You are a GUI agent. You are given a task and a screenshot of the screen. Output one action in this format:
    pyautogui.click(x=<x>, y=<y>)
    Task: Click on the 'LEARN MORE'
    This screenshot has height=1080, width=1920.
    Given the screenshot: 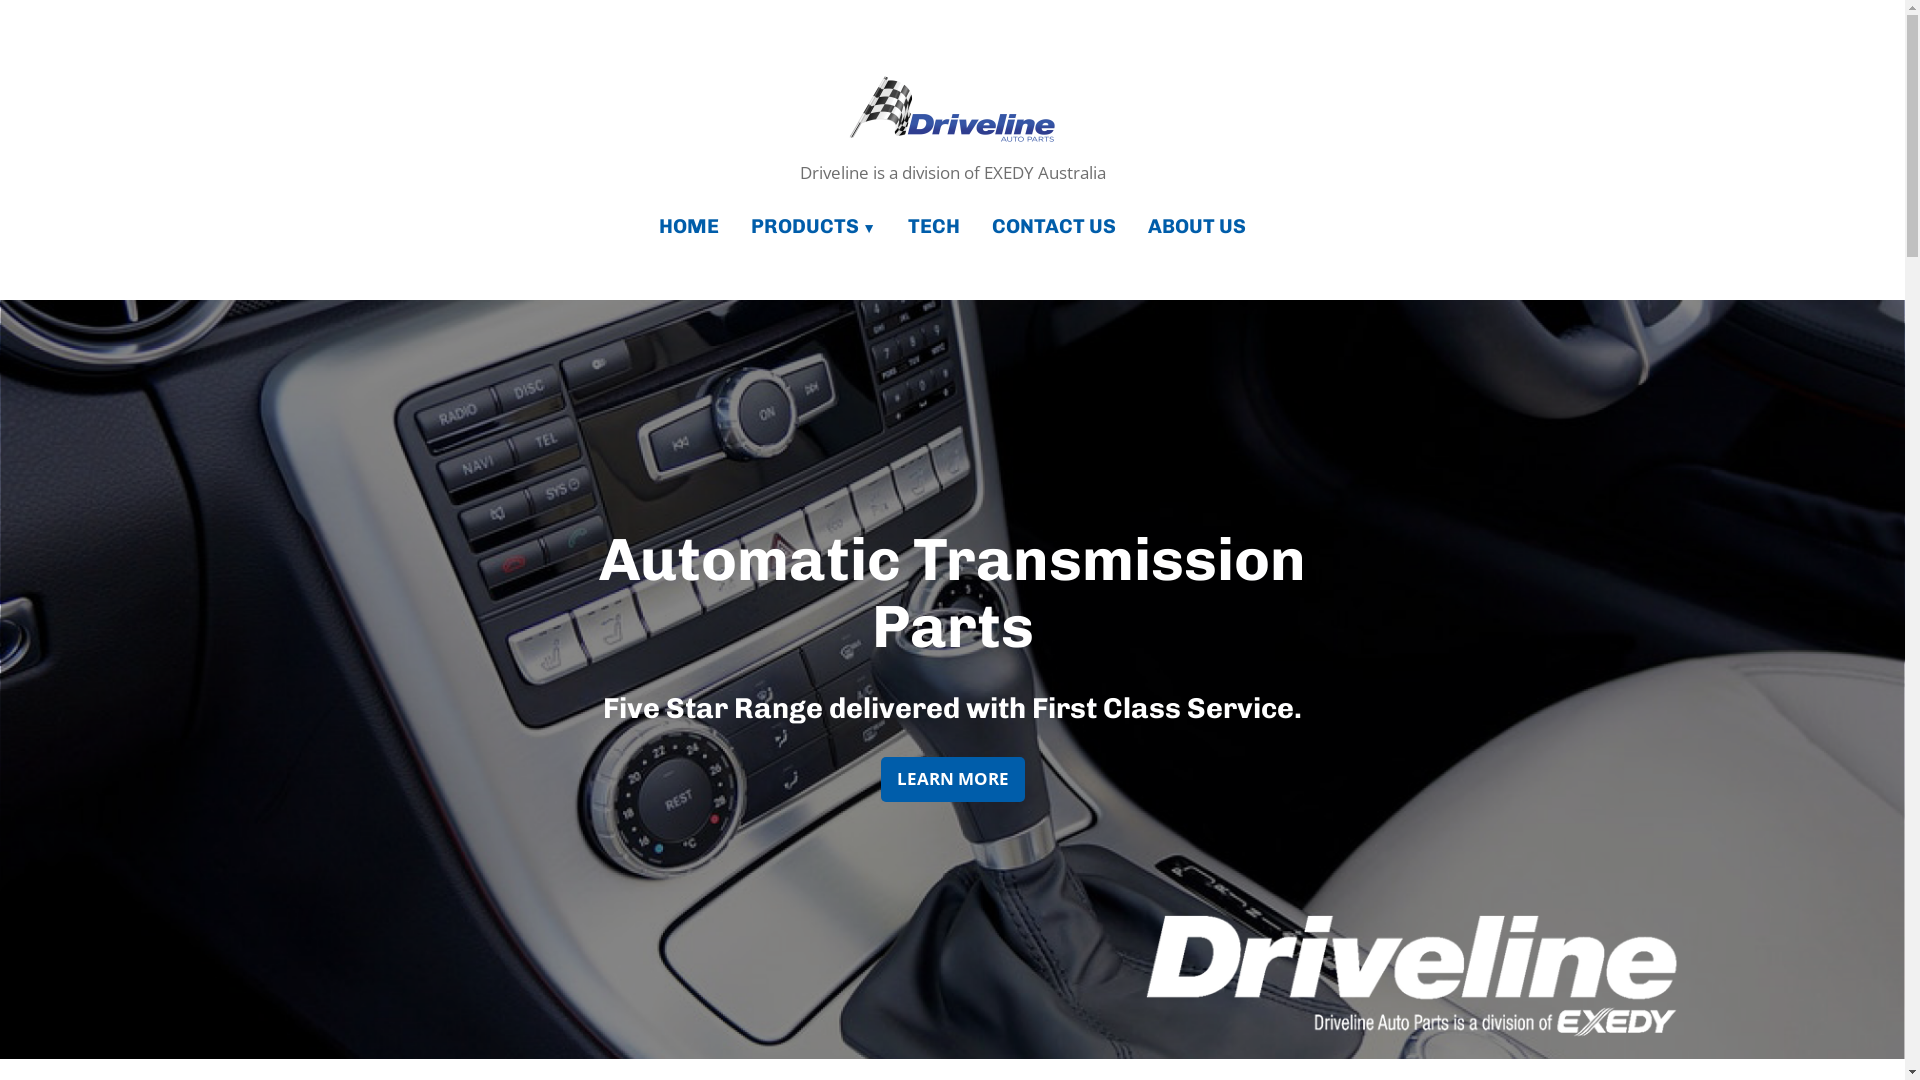 What is the action you would take?
    pyautogui.click(x=950, y=778)
    